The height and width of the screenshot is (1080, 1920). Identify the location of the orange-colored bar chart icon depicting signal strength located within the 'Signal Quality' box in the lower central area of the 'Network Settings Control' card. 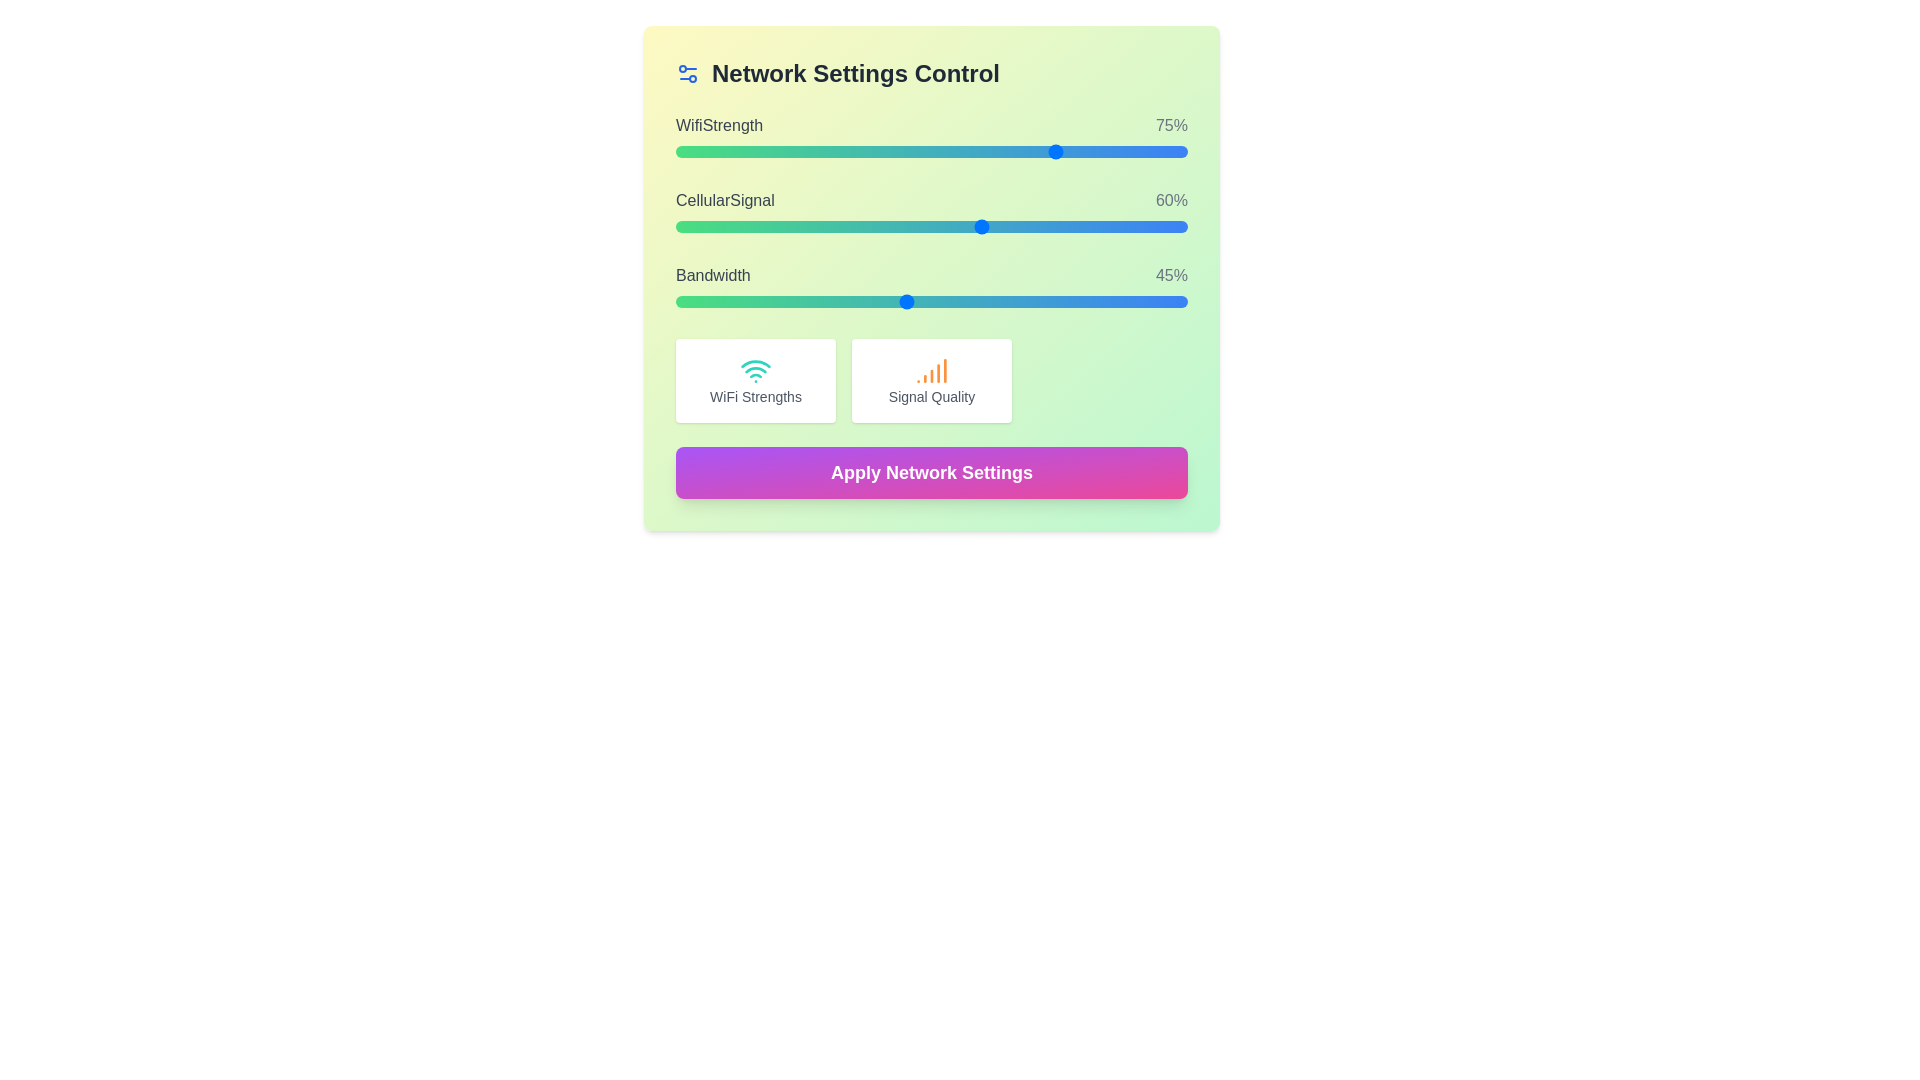
(930, 370).